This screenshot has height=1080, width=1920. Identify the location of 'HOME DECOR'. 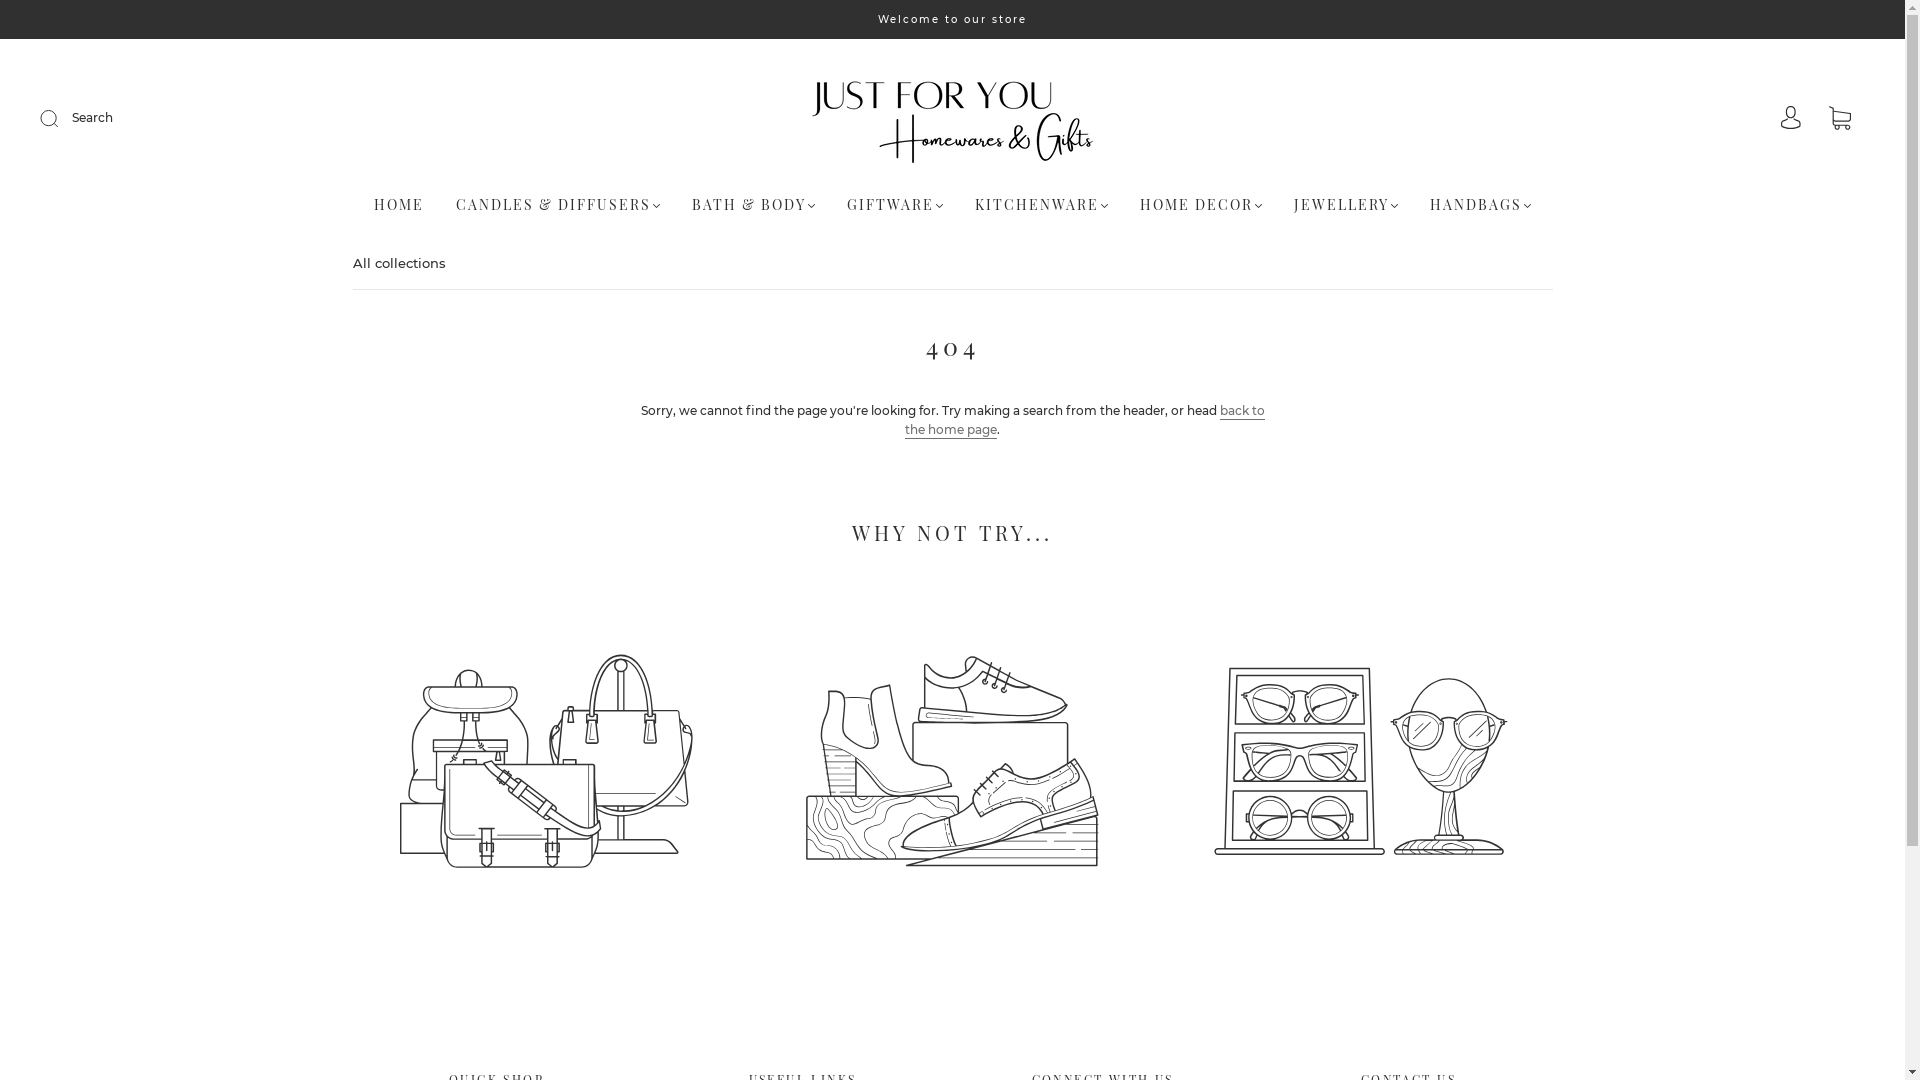
(1200, 204).